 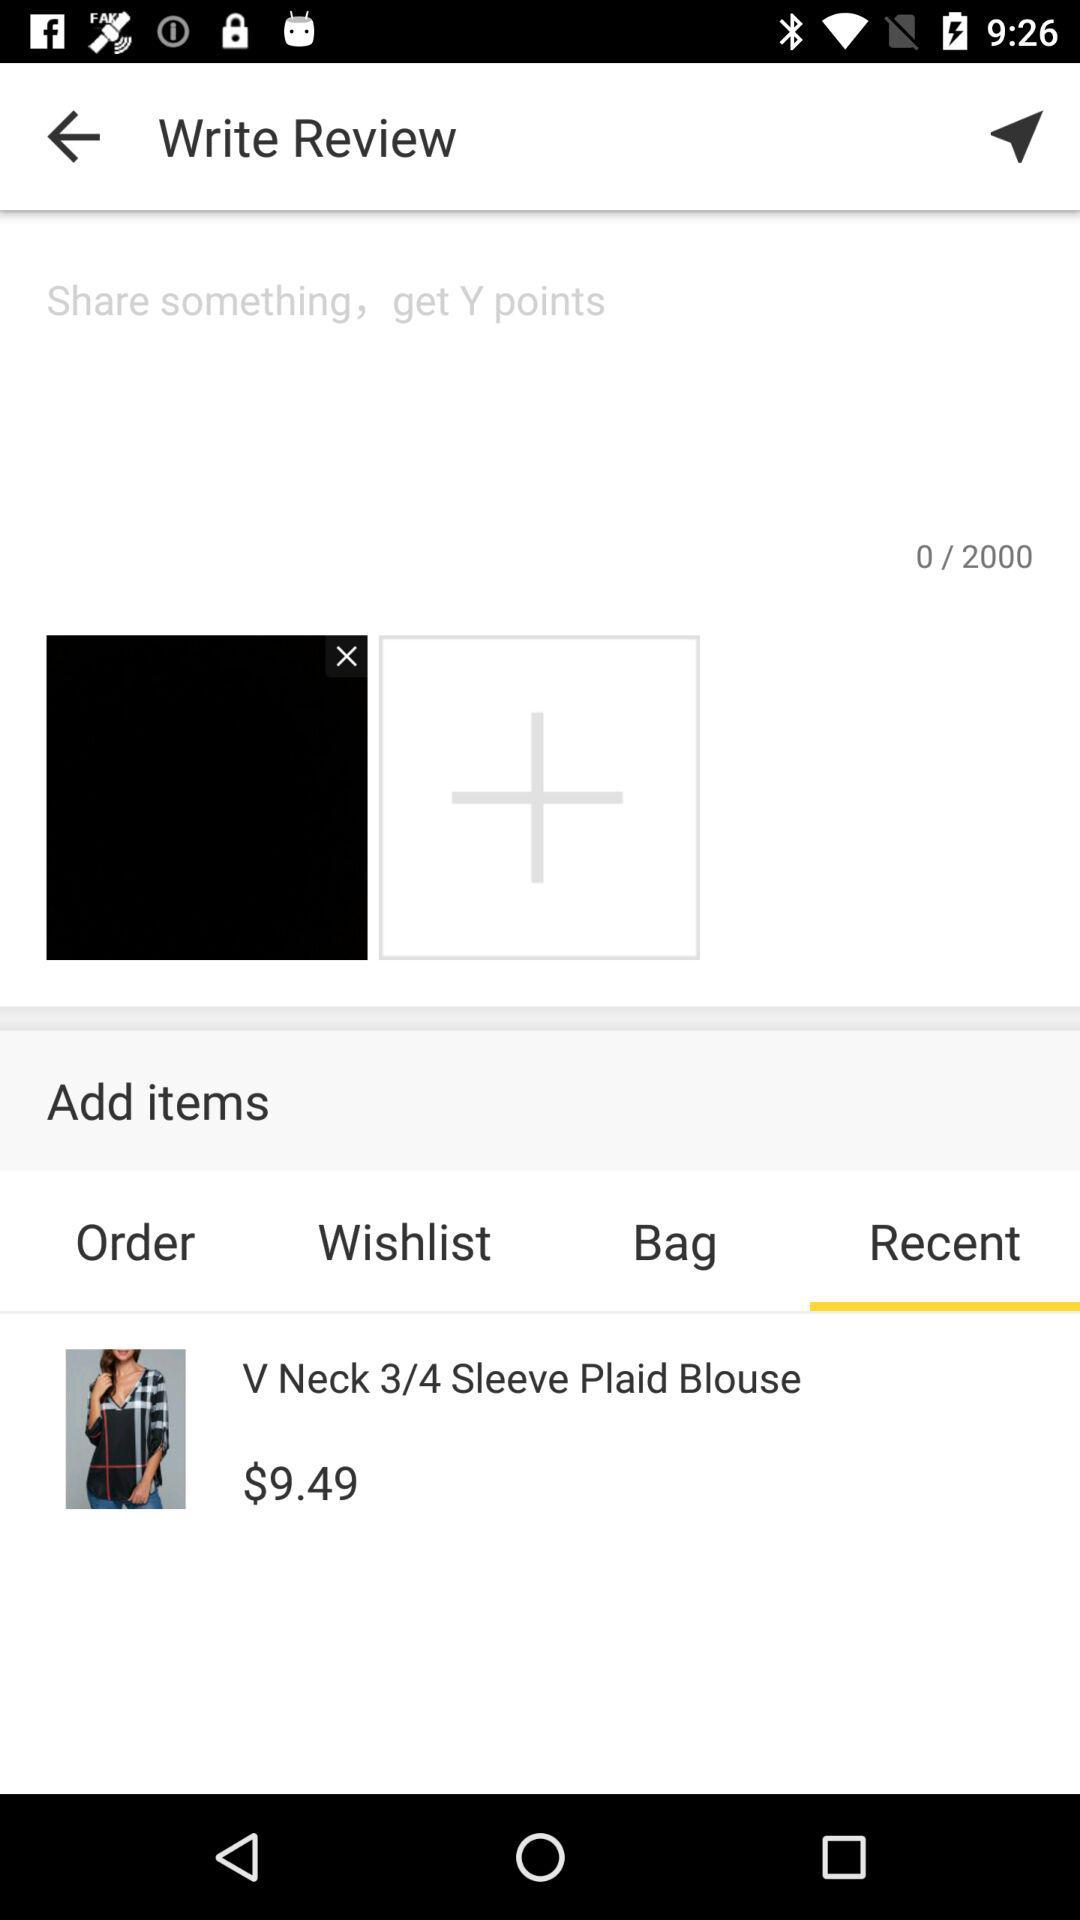 What do you see at coordinates (334, 666) in the screenshot?
I see `picture` at bounding box center [334, 666].